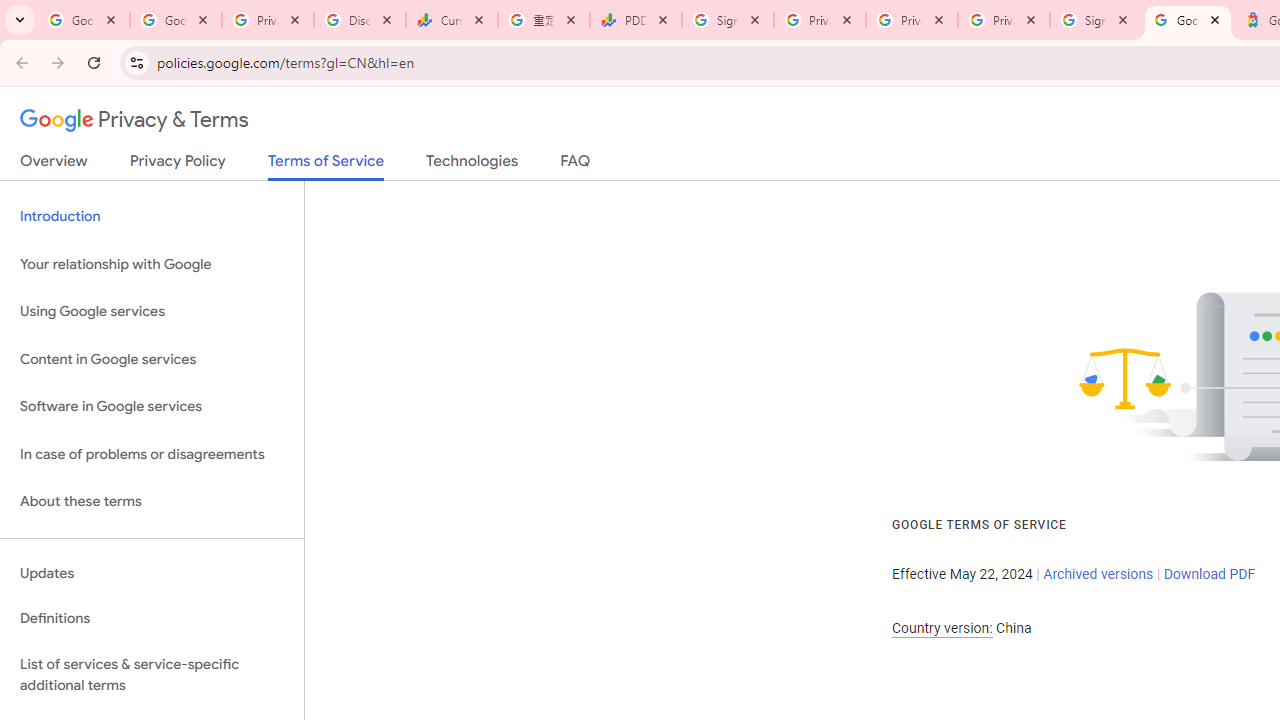  Describe the element at coordinates (151, 217) in the screenshot. I see `'Introduction'` at that location.